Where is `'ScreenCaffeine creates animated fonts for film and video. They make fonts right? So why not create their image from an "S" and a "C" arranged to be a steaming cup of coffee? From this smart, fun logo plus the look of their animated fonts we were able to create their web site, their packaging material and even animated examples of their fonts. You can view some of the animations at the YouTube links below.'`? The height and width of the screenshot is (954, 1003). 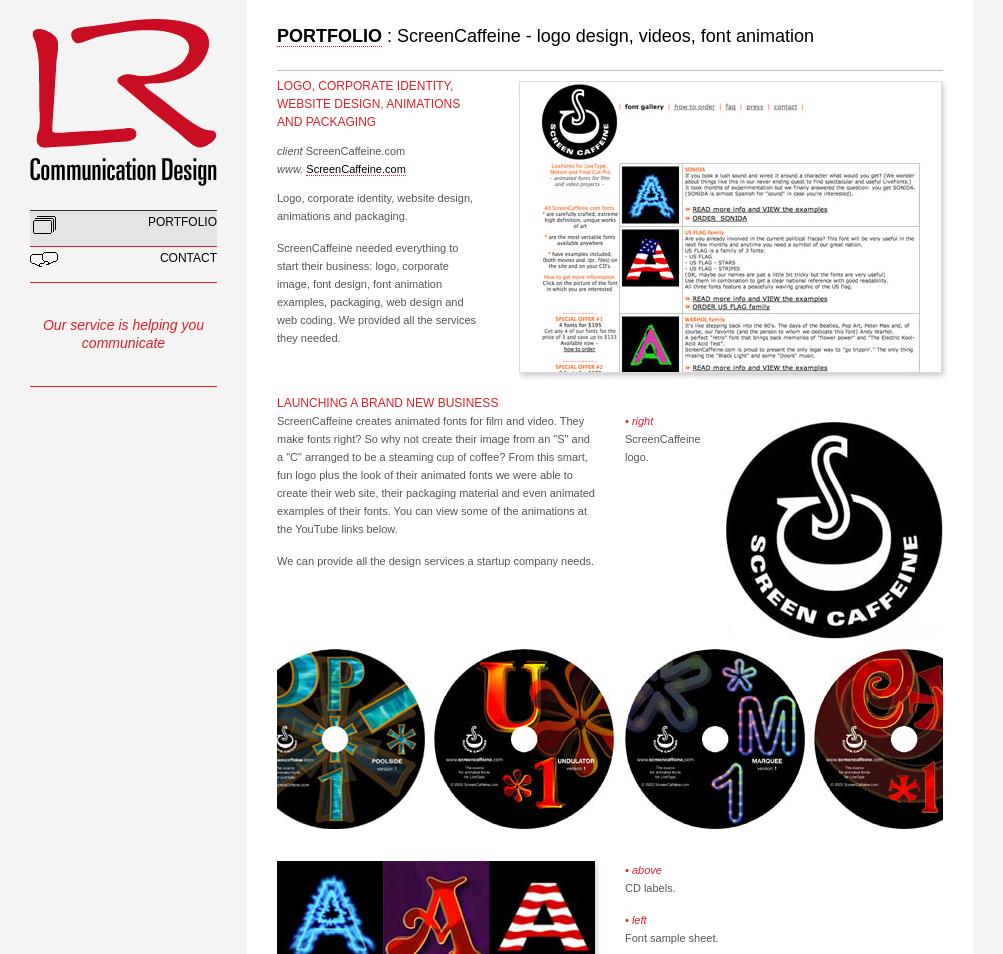
'ScreenCaffeine creates animated fonts for film and video. They make fonts right? So why not create their image from an "S" and a "C" arranged to be a steaming cup of coffee? From this smart, fun logo plus the look of their animated fonts we were able to create their web site, their packaging material and even animated examples of their fonts. You can view some of the animations at the YouTube links below.' is located at coordinates (435, 474).